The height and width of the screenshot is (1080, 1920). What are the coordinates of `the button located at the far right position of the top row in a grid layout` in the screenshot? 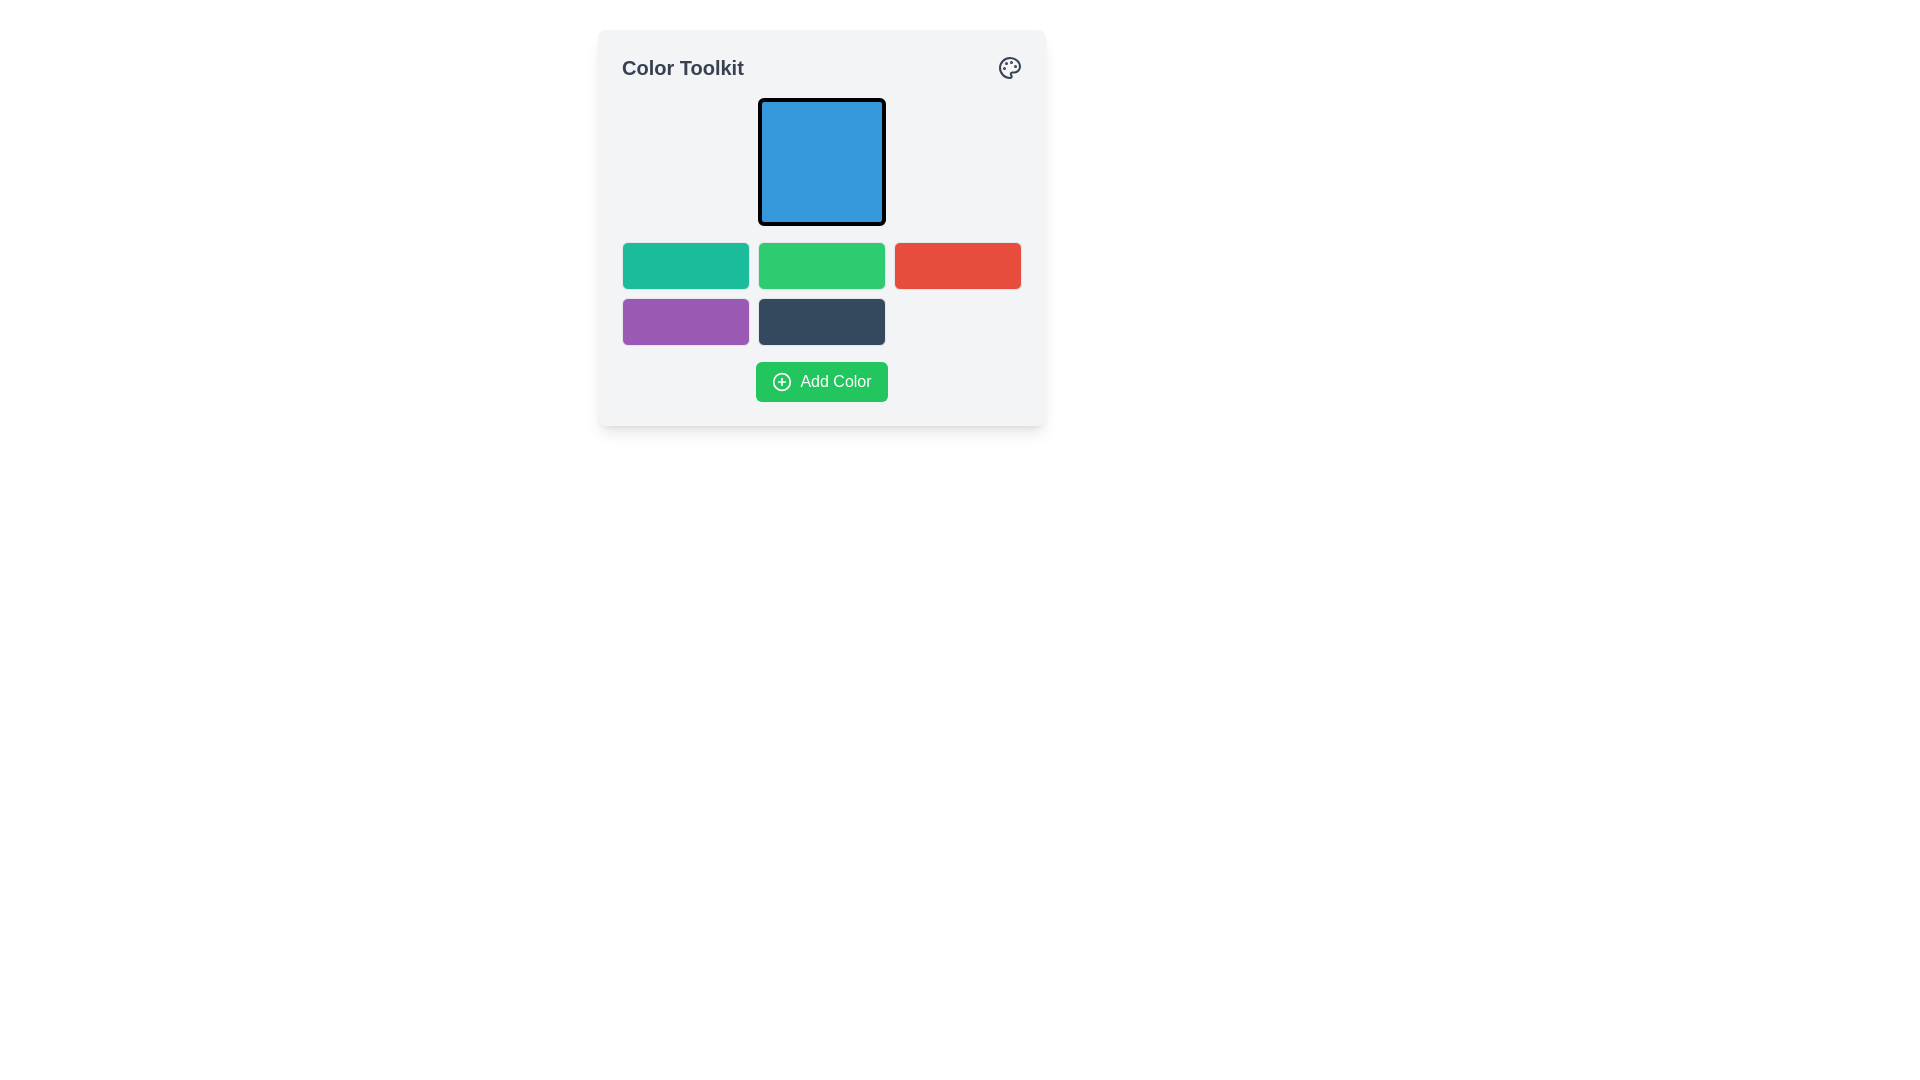 It's located at (957, 265).